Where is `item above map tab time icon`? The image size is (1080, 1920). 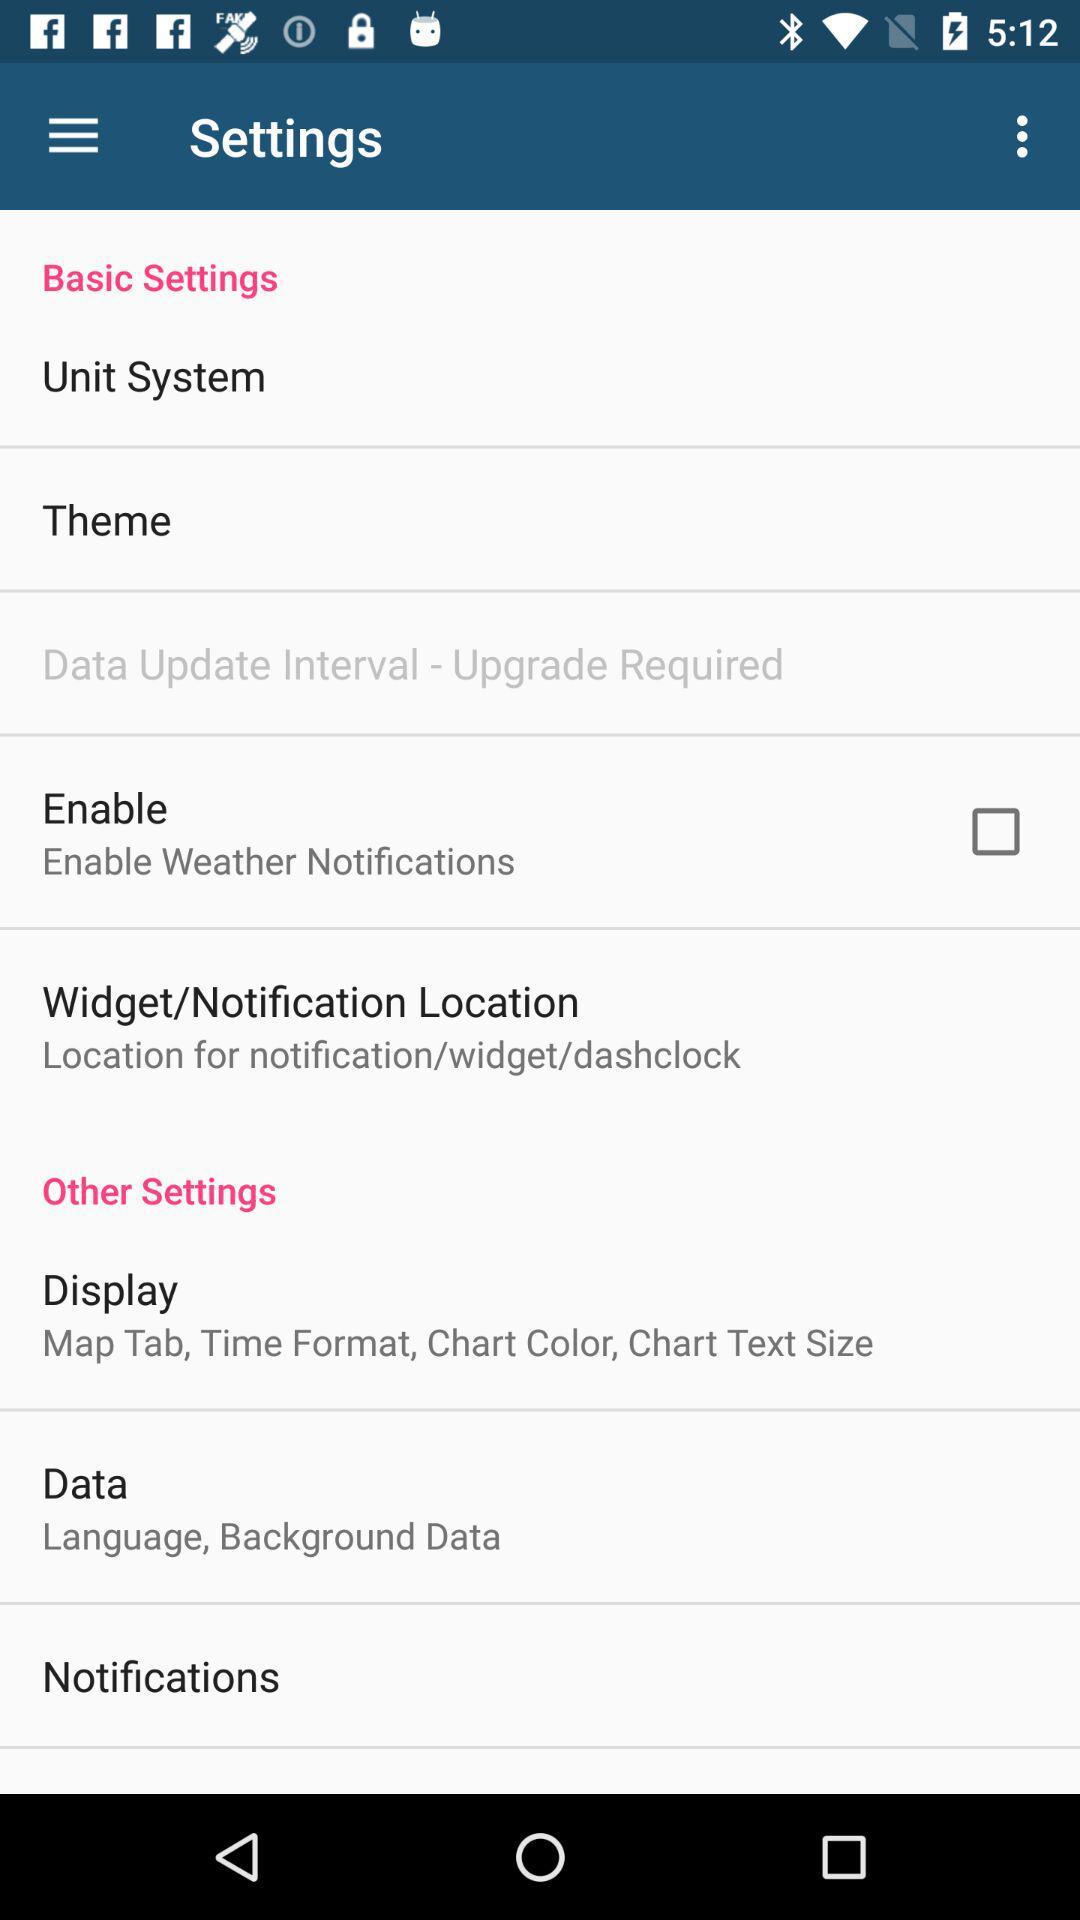
item above map tab time icon is located at coordinates (110, 1288).